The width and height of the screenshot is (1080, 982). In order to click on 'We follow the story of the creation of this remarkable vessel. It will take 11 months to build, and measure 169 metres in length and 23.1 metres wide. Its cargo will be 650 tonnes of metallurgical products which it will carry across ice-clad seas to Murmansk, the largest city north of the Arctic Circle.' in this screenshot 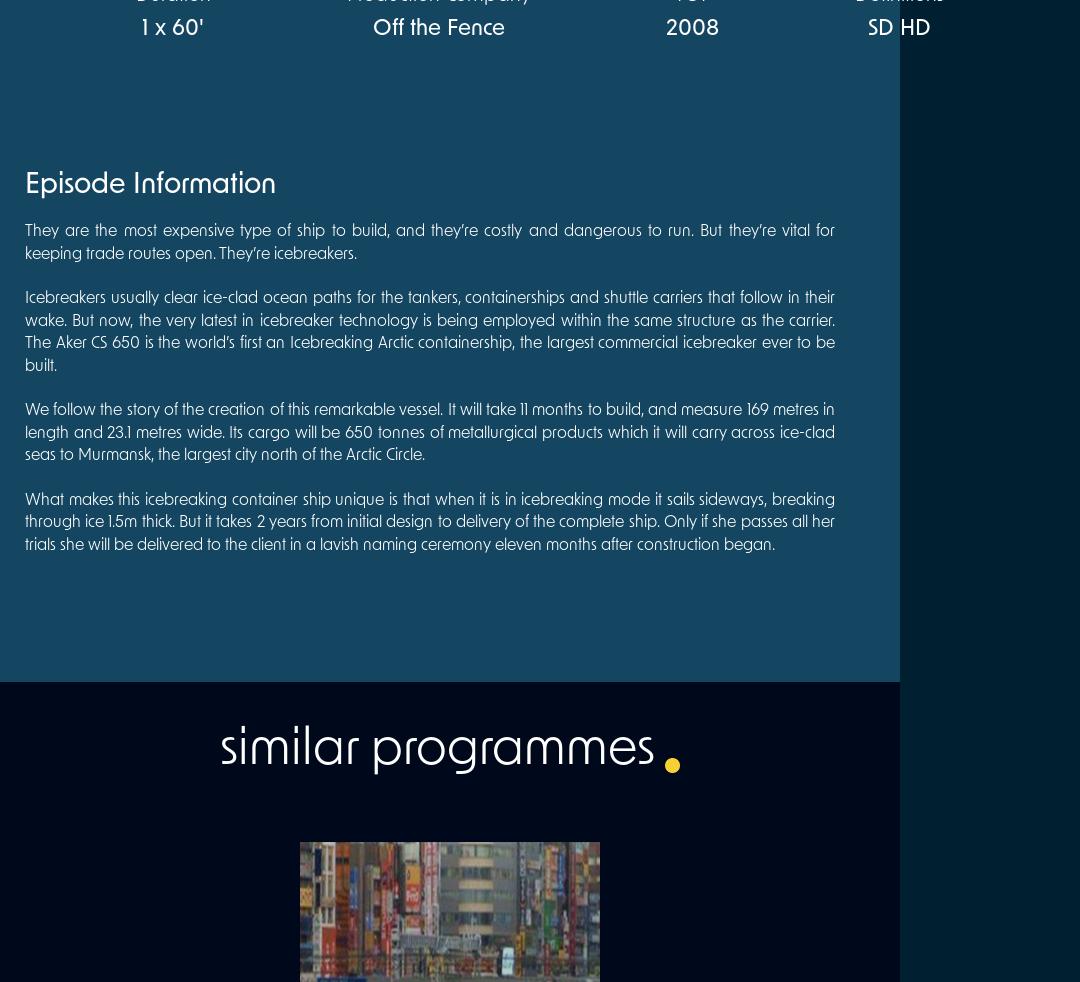, I will do `click(428, 433)`.